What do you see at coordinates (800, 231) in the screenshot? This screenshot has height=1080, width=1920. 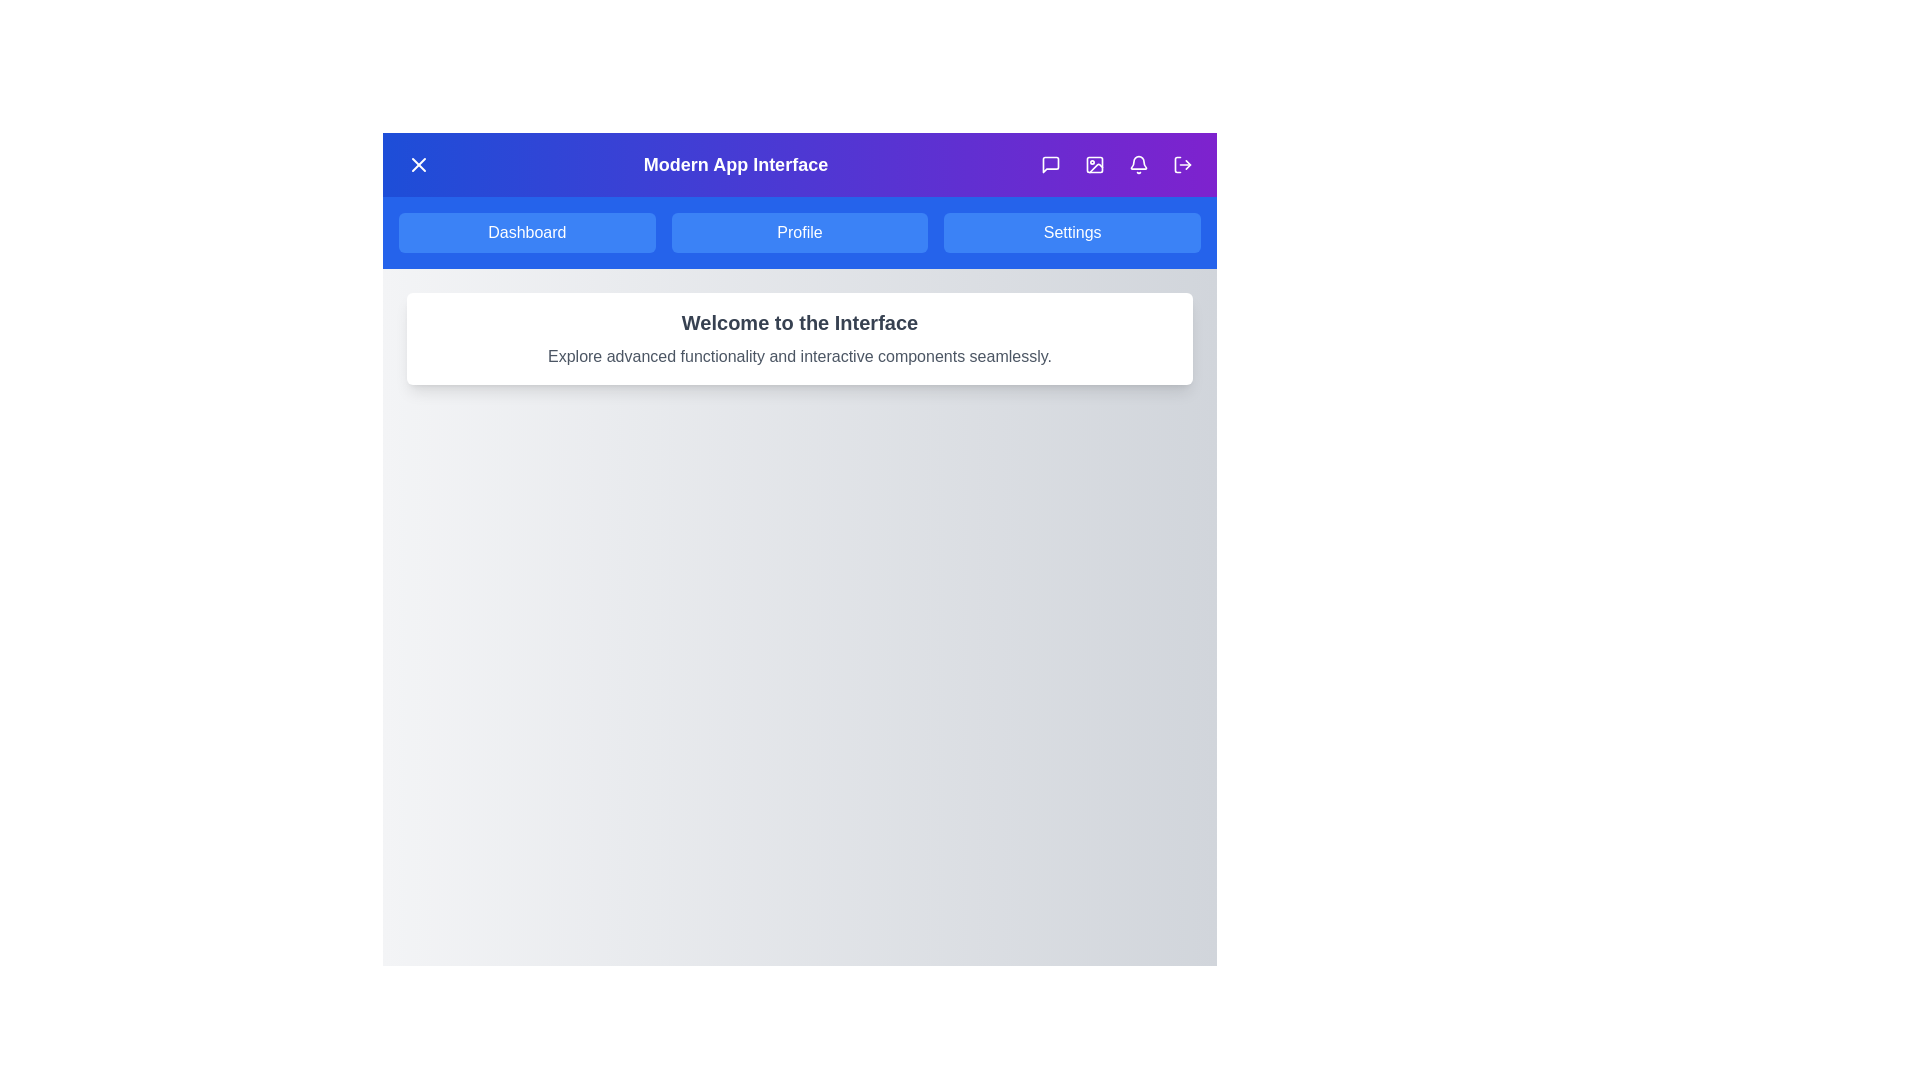 I see `the navigation bar item Profile` at bounding box center [800, 231].